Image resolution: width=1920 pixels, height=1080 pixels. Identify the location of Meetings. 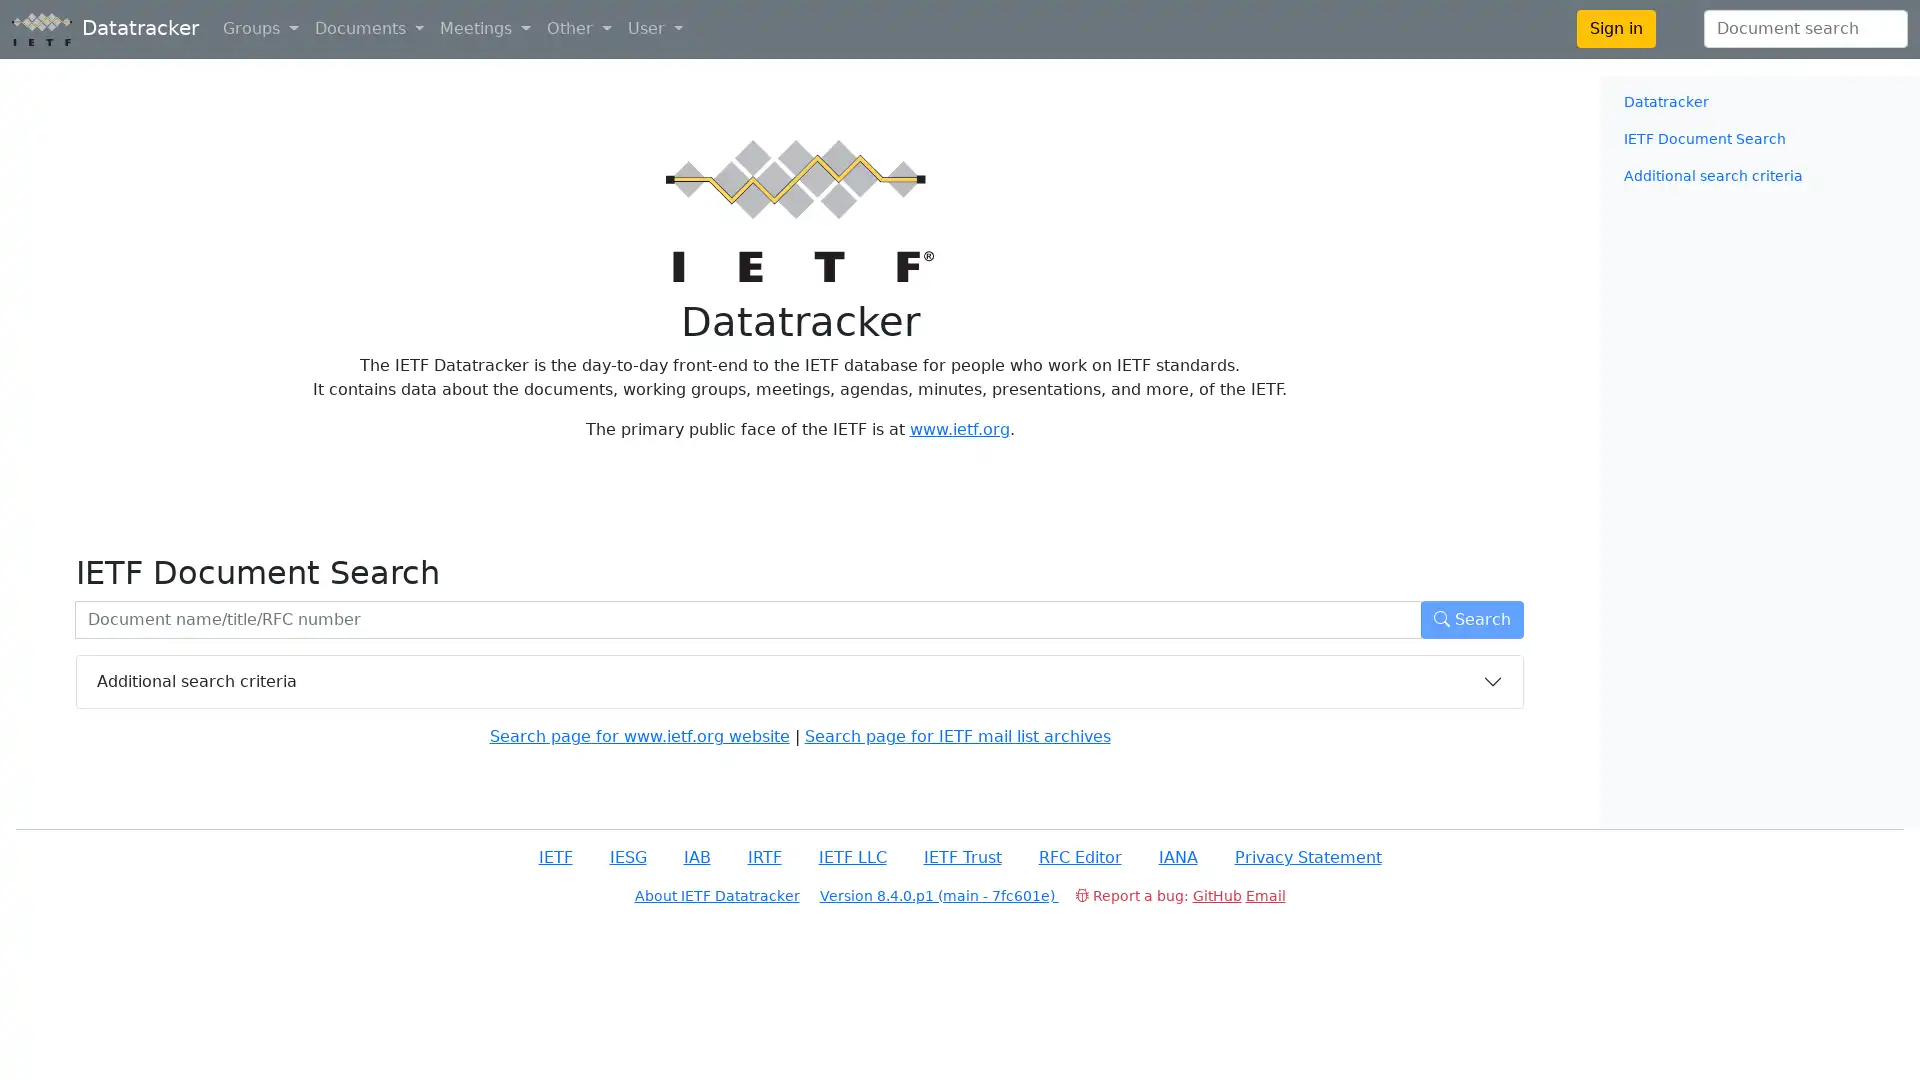
(485, 29).